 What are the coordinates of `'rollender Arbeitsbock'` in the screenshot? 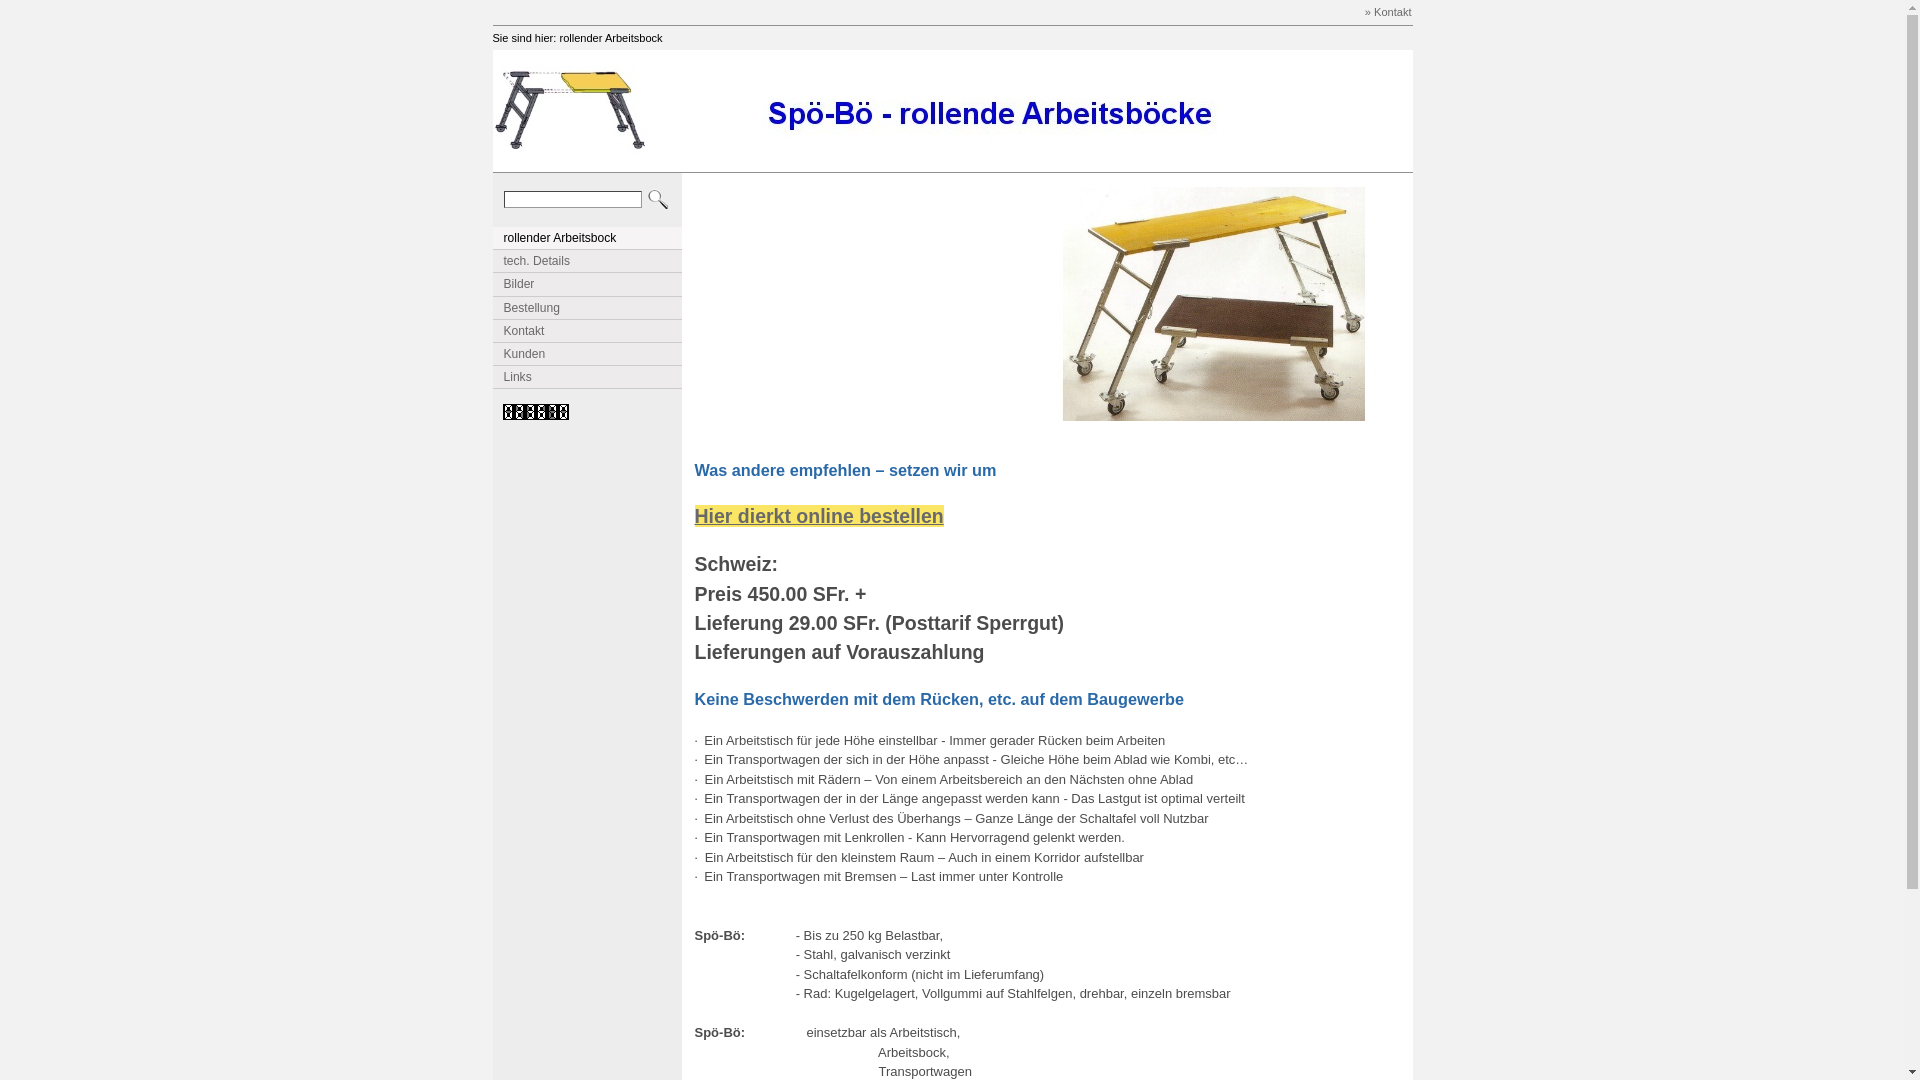 It's located at (558, 38).